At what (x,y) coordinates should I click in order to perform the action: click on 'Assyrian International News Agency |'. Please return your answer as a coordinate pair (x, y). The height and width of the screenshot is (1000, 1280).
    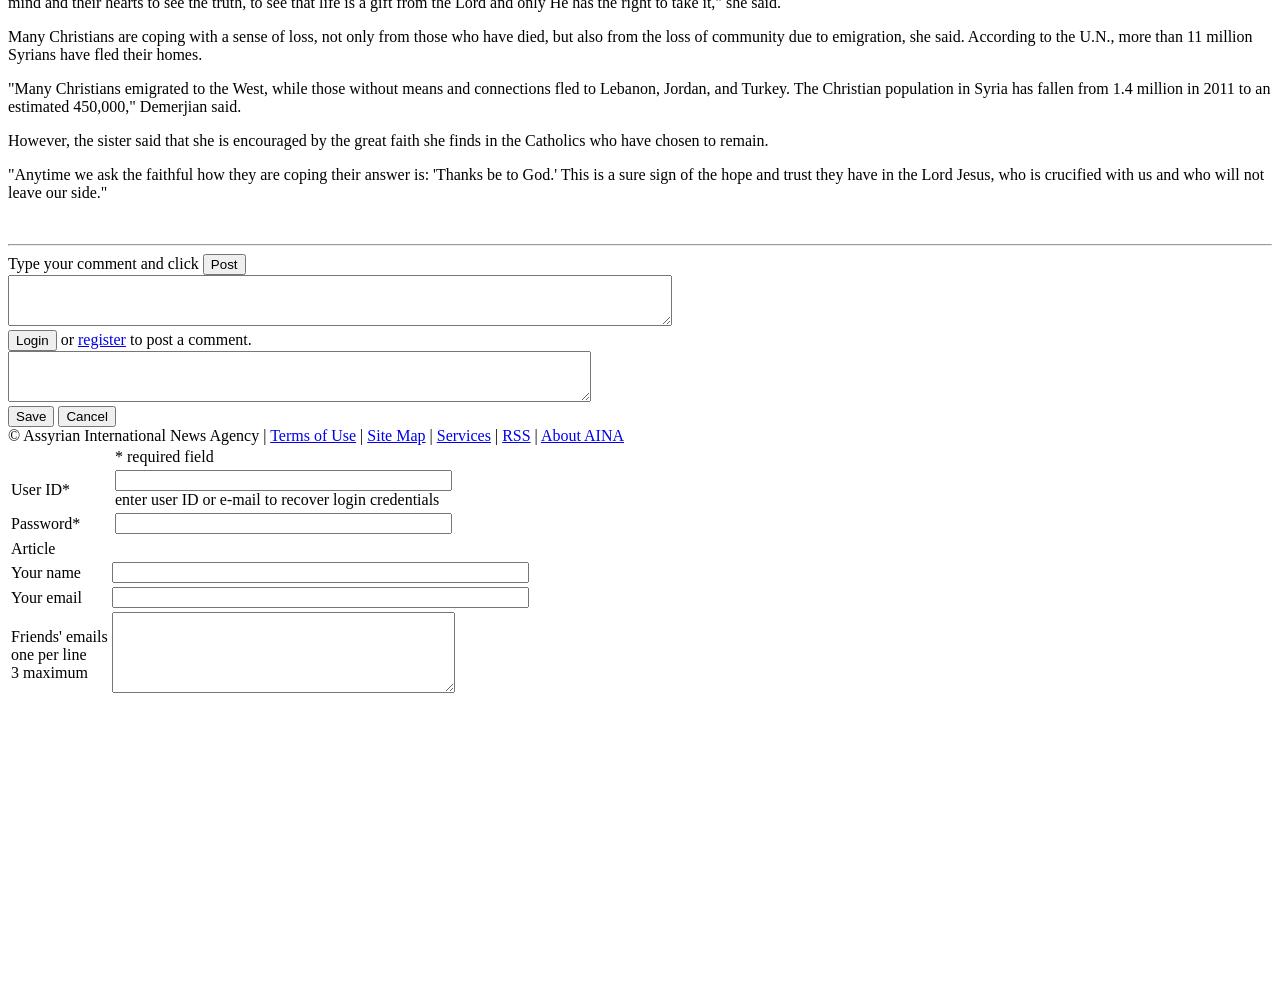
    Looking at the image, I should click on (145, 435).